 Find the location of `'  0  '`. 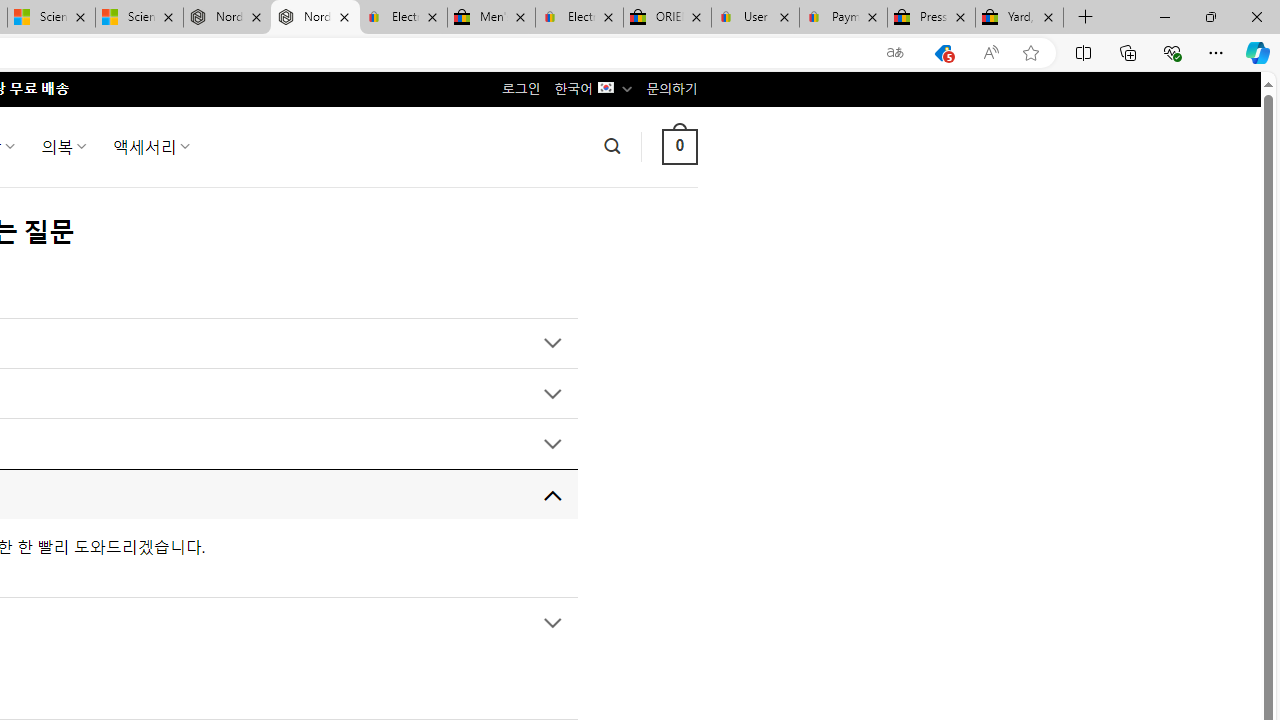

'  0  ' is located at coordinates (679, 145).